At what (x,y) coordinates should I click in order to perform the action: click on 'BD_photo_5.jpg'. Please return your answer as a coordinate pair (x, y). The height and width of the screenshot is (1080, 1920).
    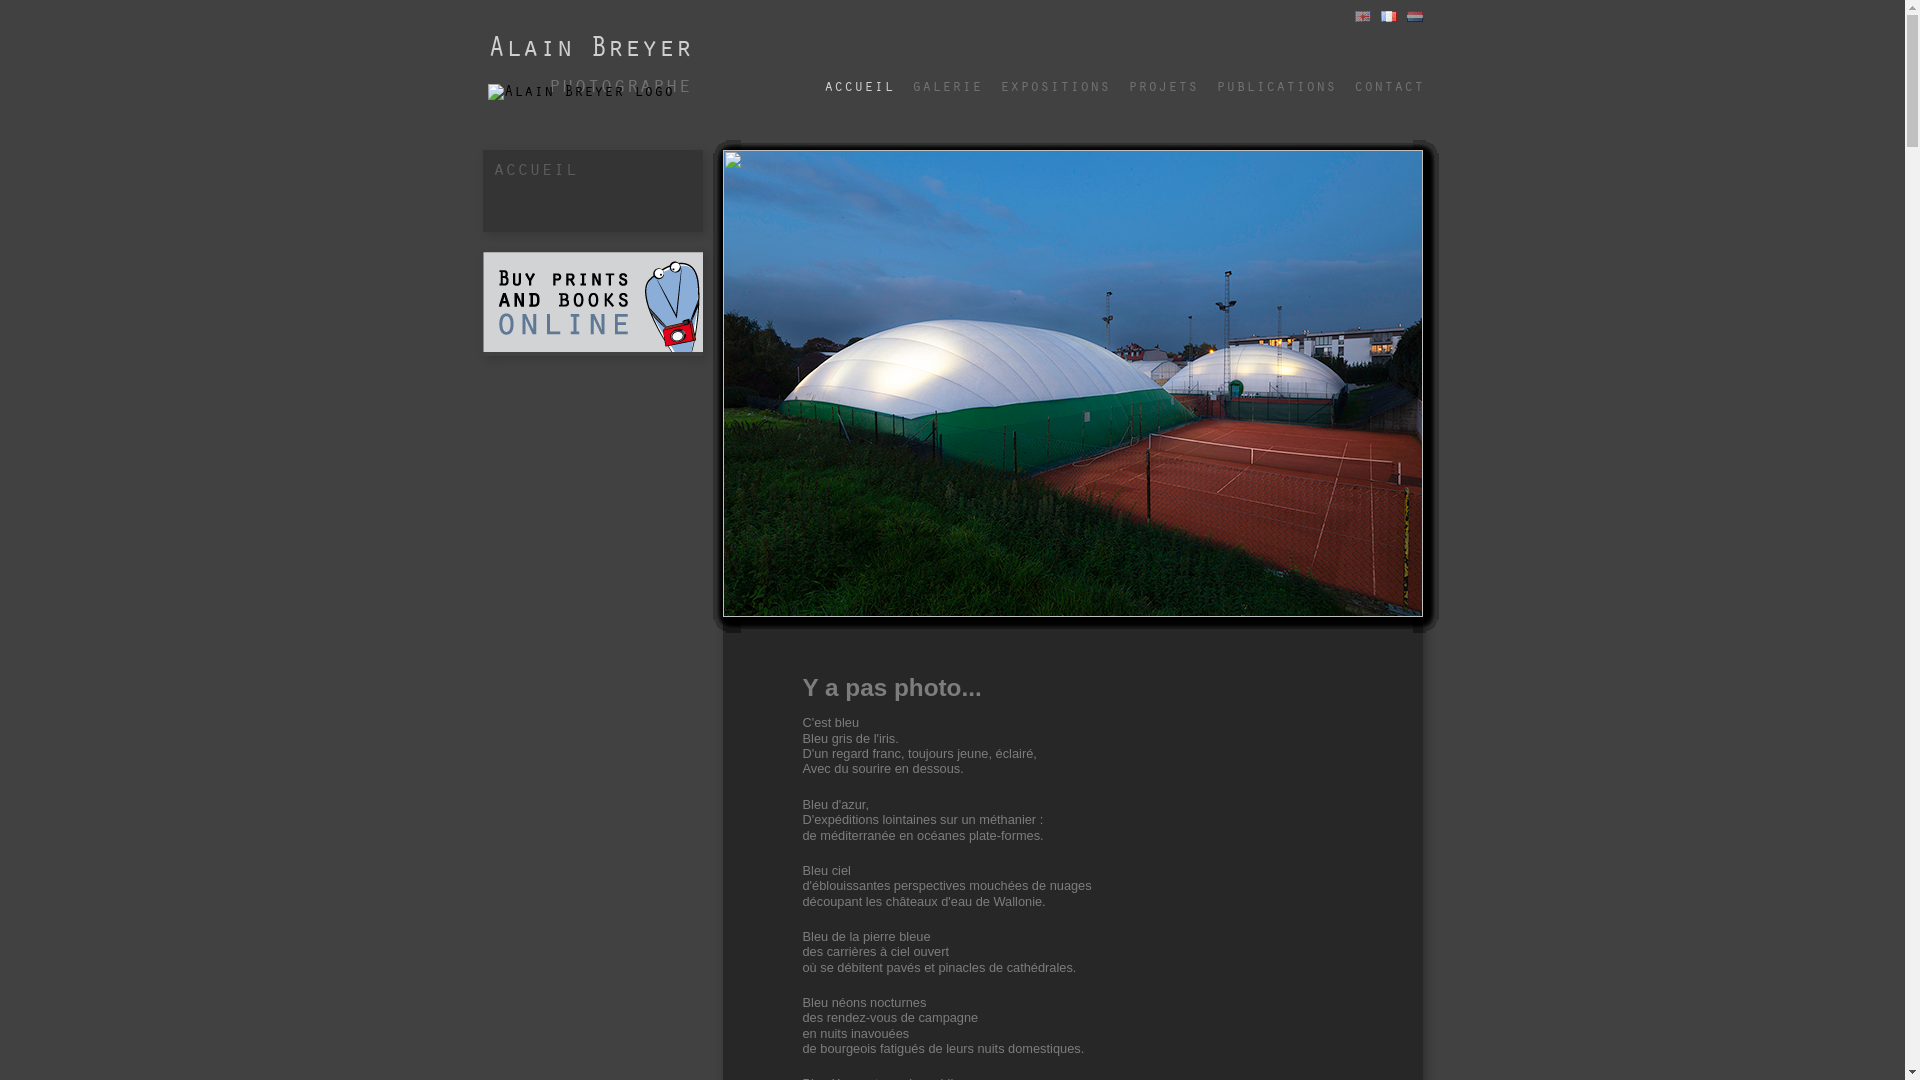
    Looking at the image, I should click on (1070, 382).